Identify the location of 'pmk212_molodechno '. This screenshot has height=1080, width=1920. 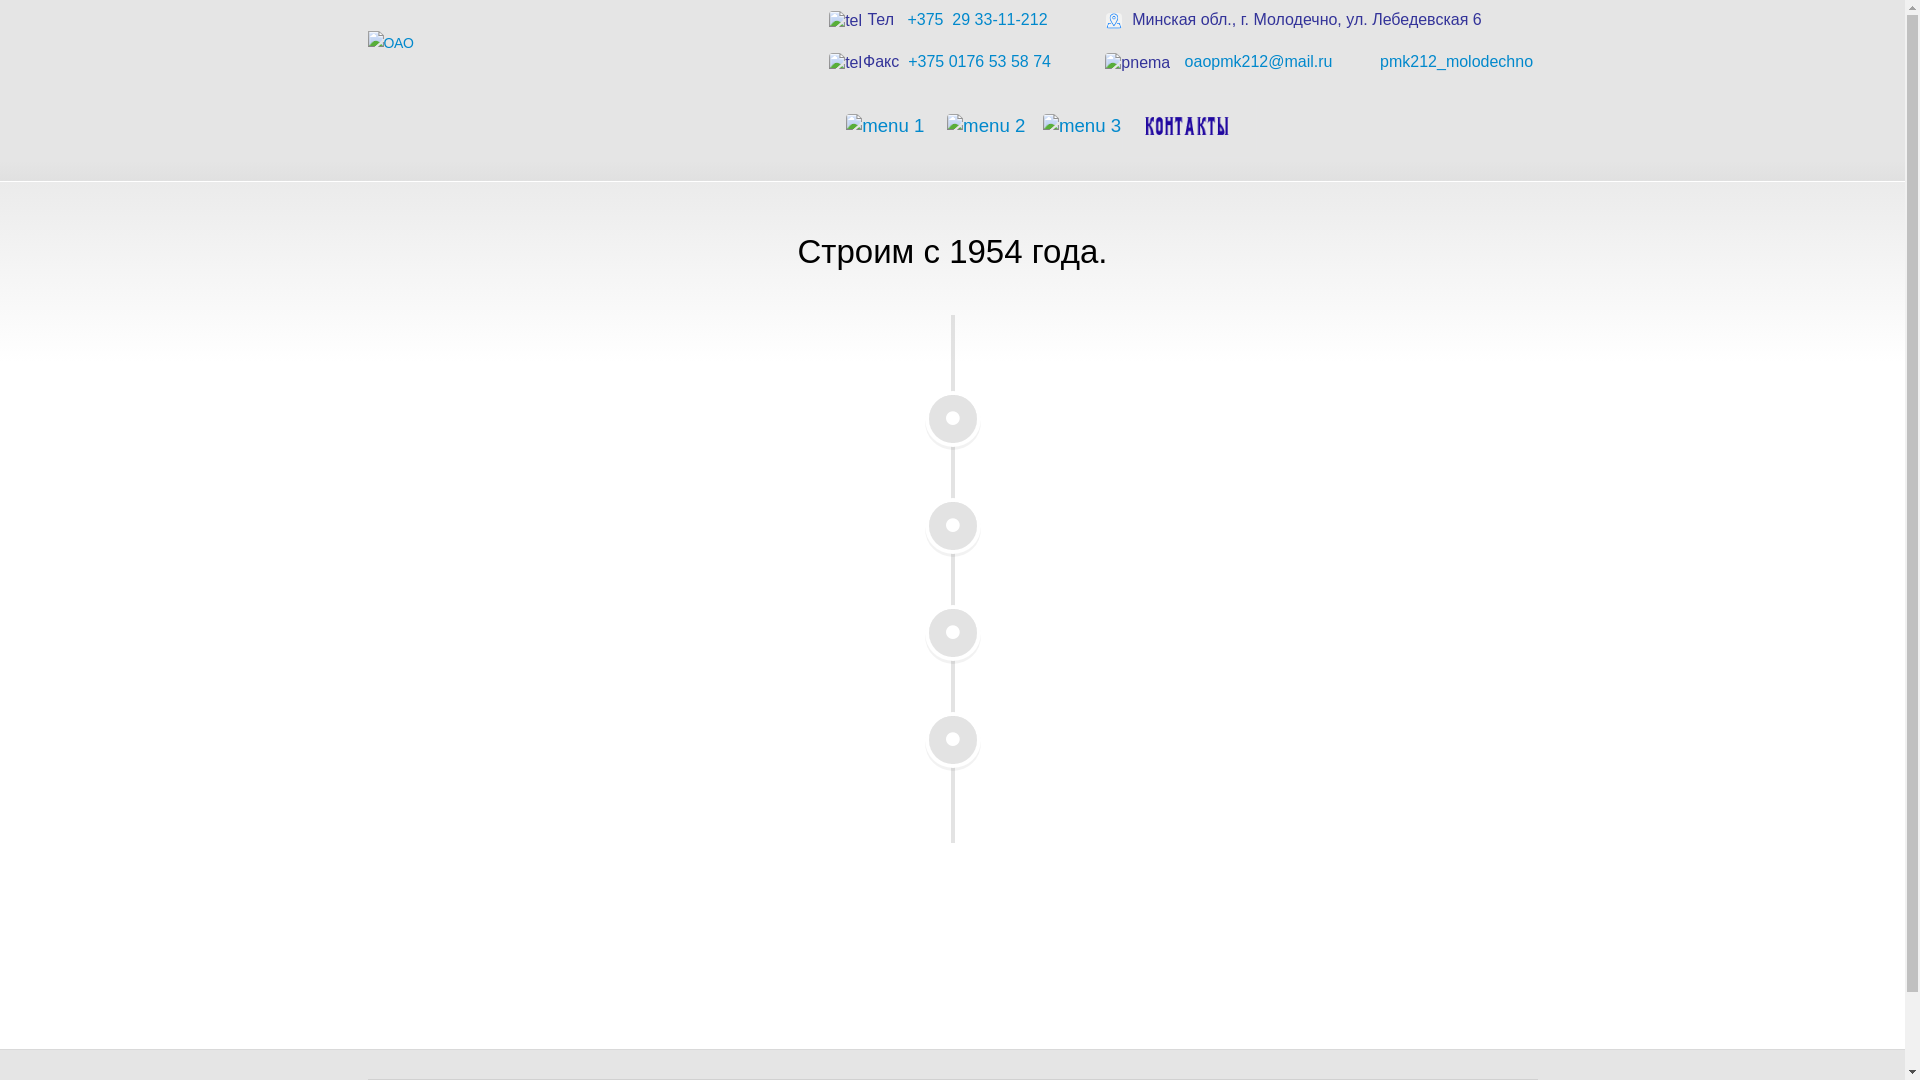
(1458, 60).